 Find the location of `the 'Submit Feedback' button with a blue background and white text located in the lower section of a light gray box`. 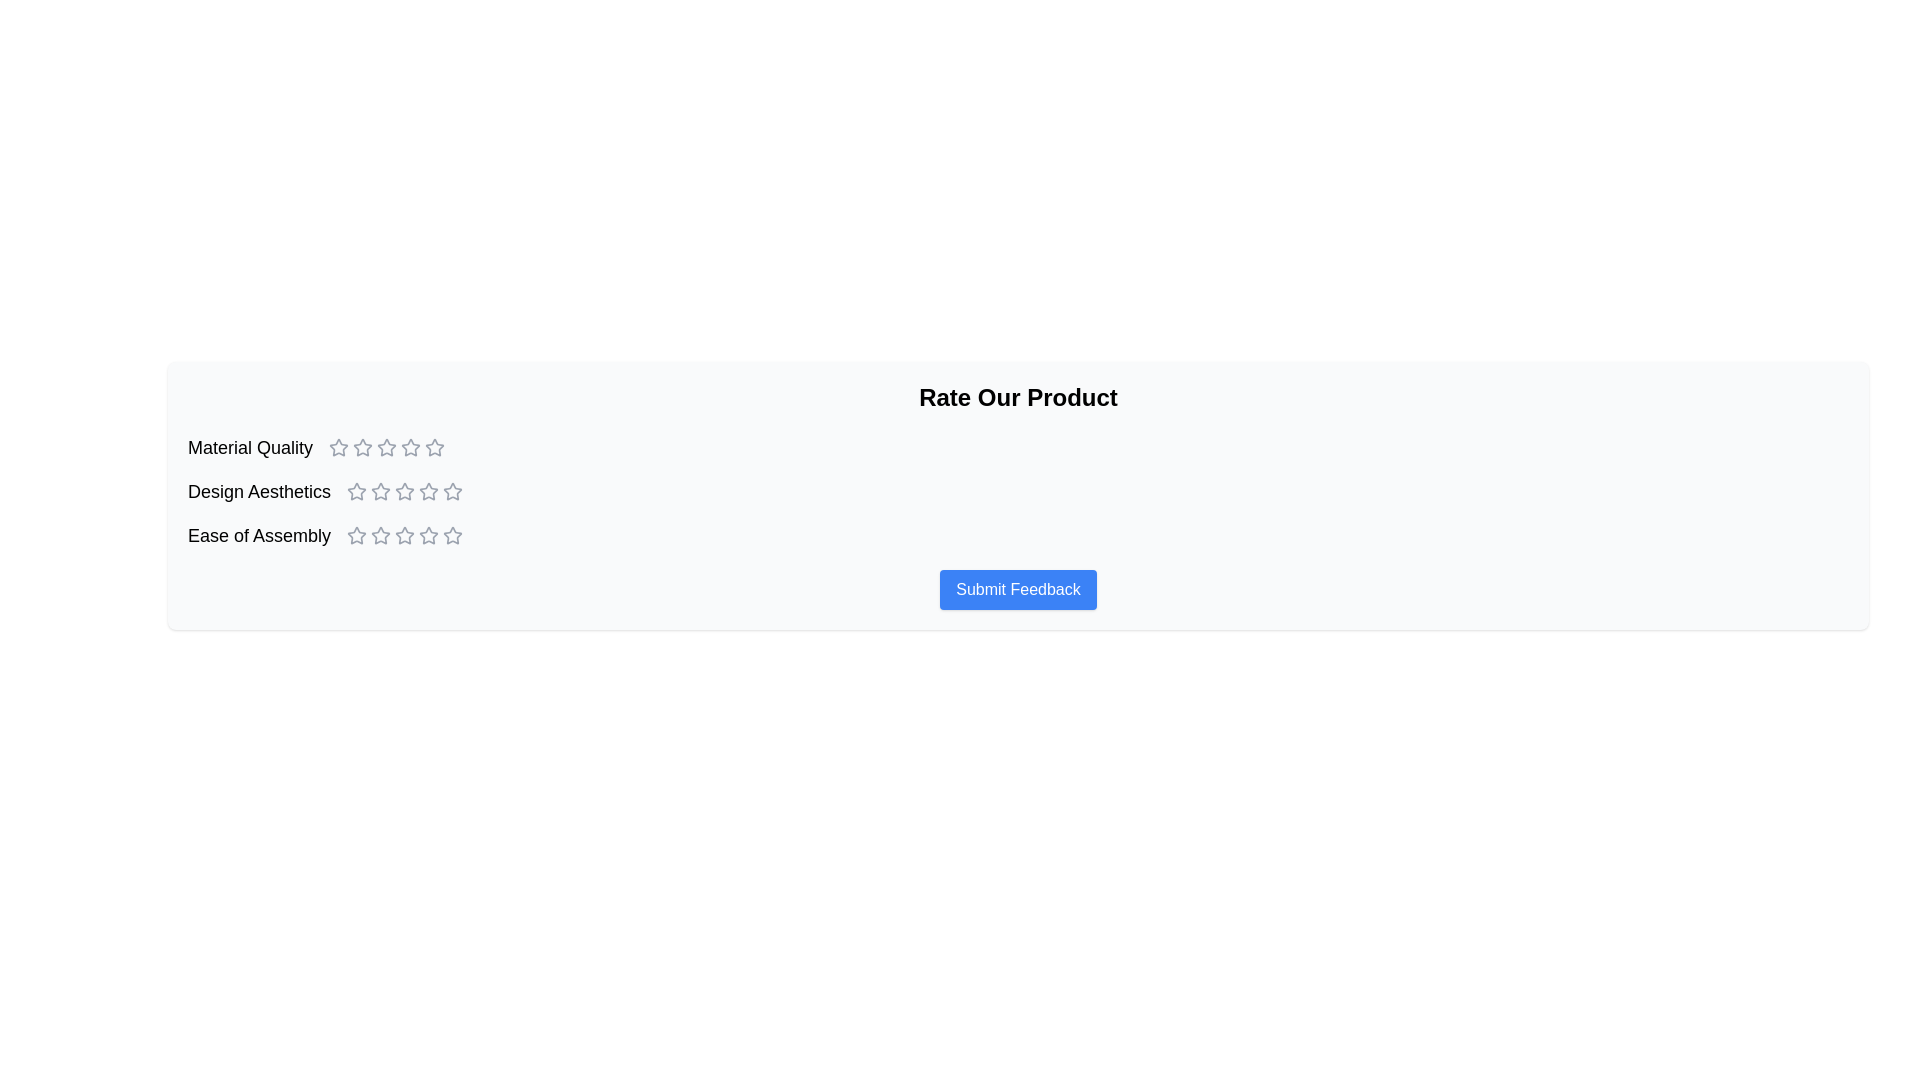

the 'Submit Feedback' button with a blue background and white text located in the lower section of a light gray box is located at coordinates (1018, 589).